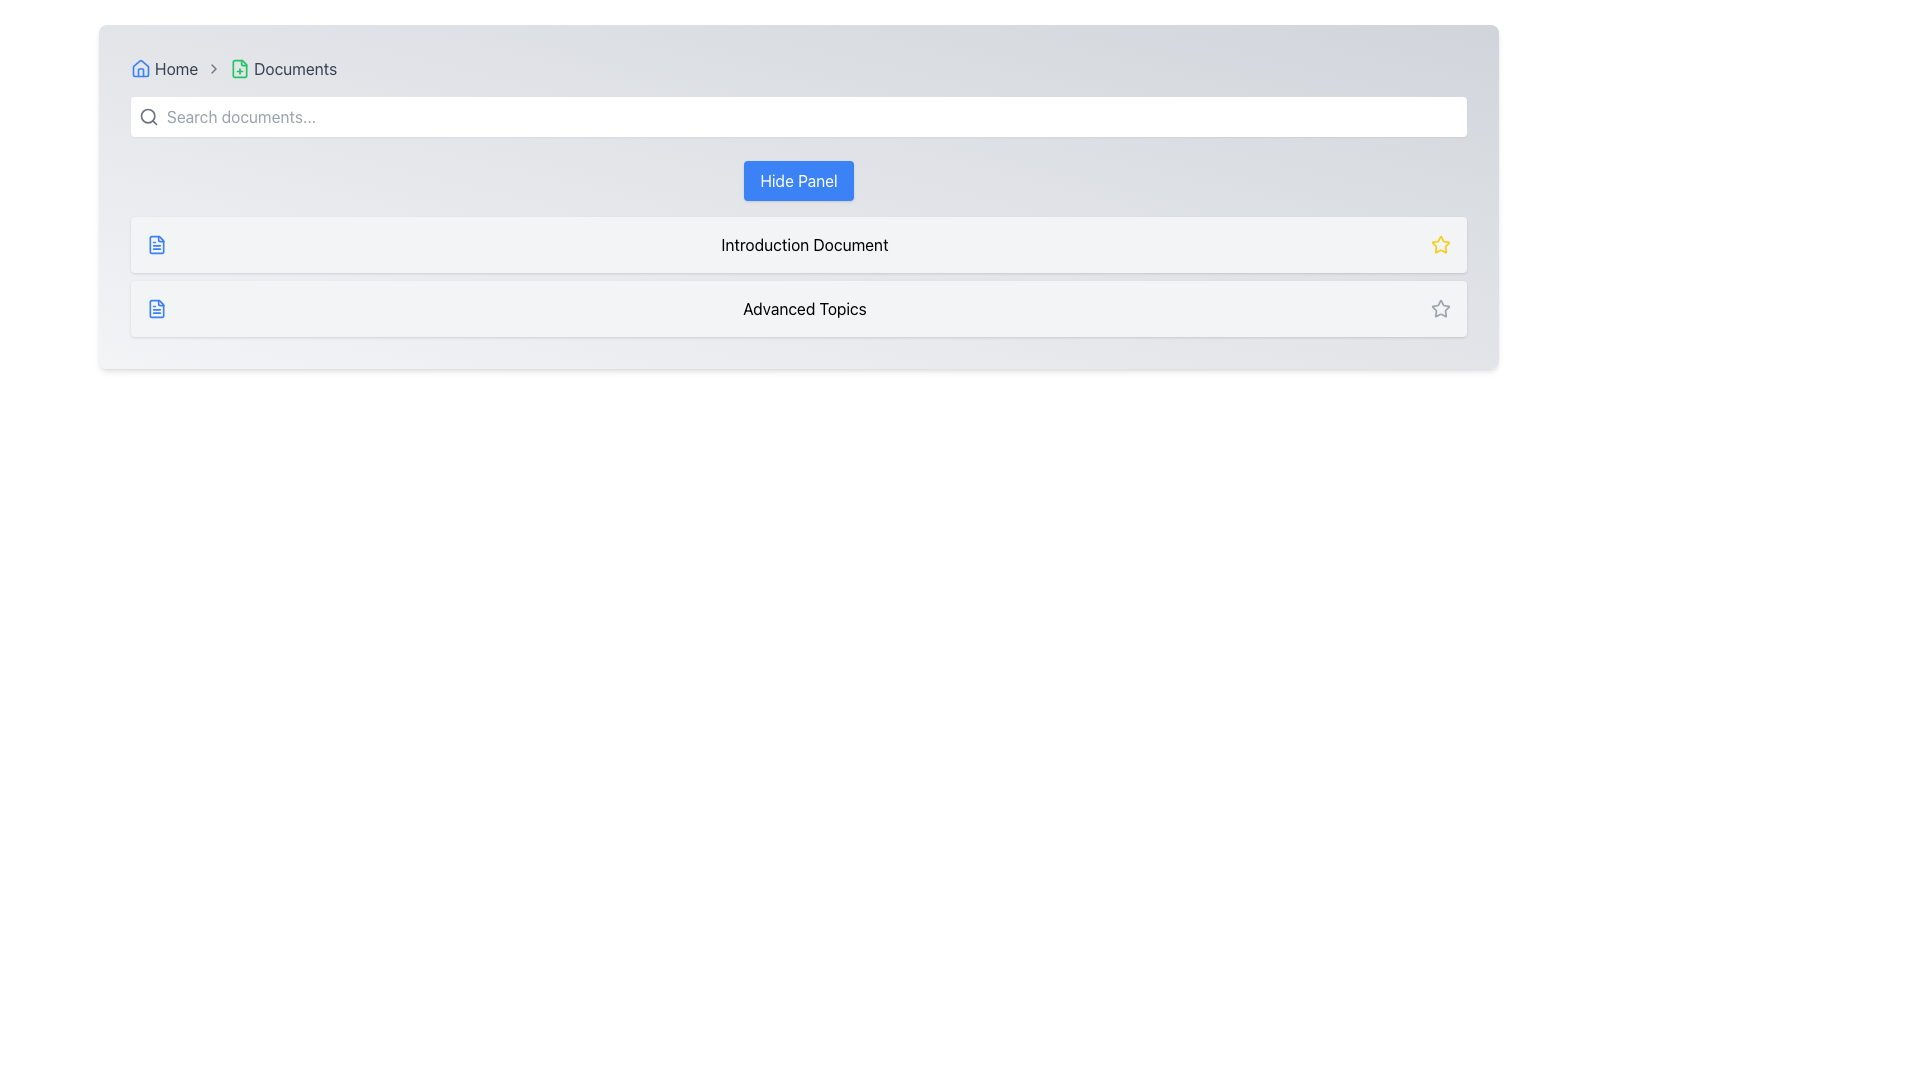 The image size is (1920, 1080). Describe the element at coordinates (797, 181) in the screenshot. I see `the button that toggles the visibility of the panel, located at the center of the upper section of the interface above the 'Introduction Document' and 'Advanced Topics' content rows` at that location.